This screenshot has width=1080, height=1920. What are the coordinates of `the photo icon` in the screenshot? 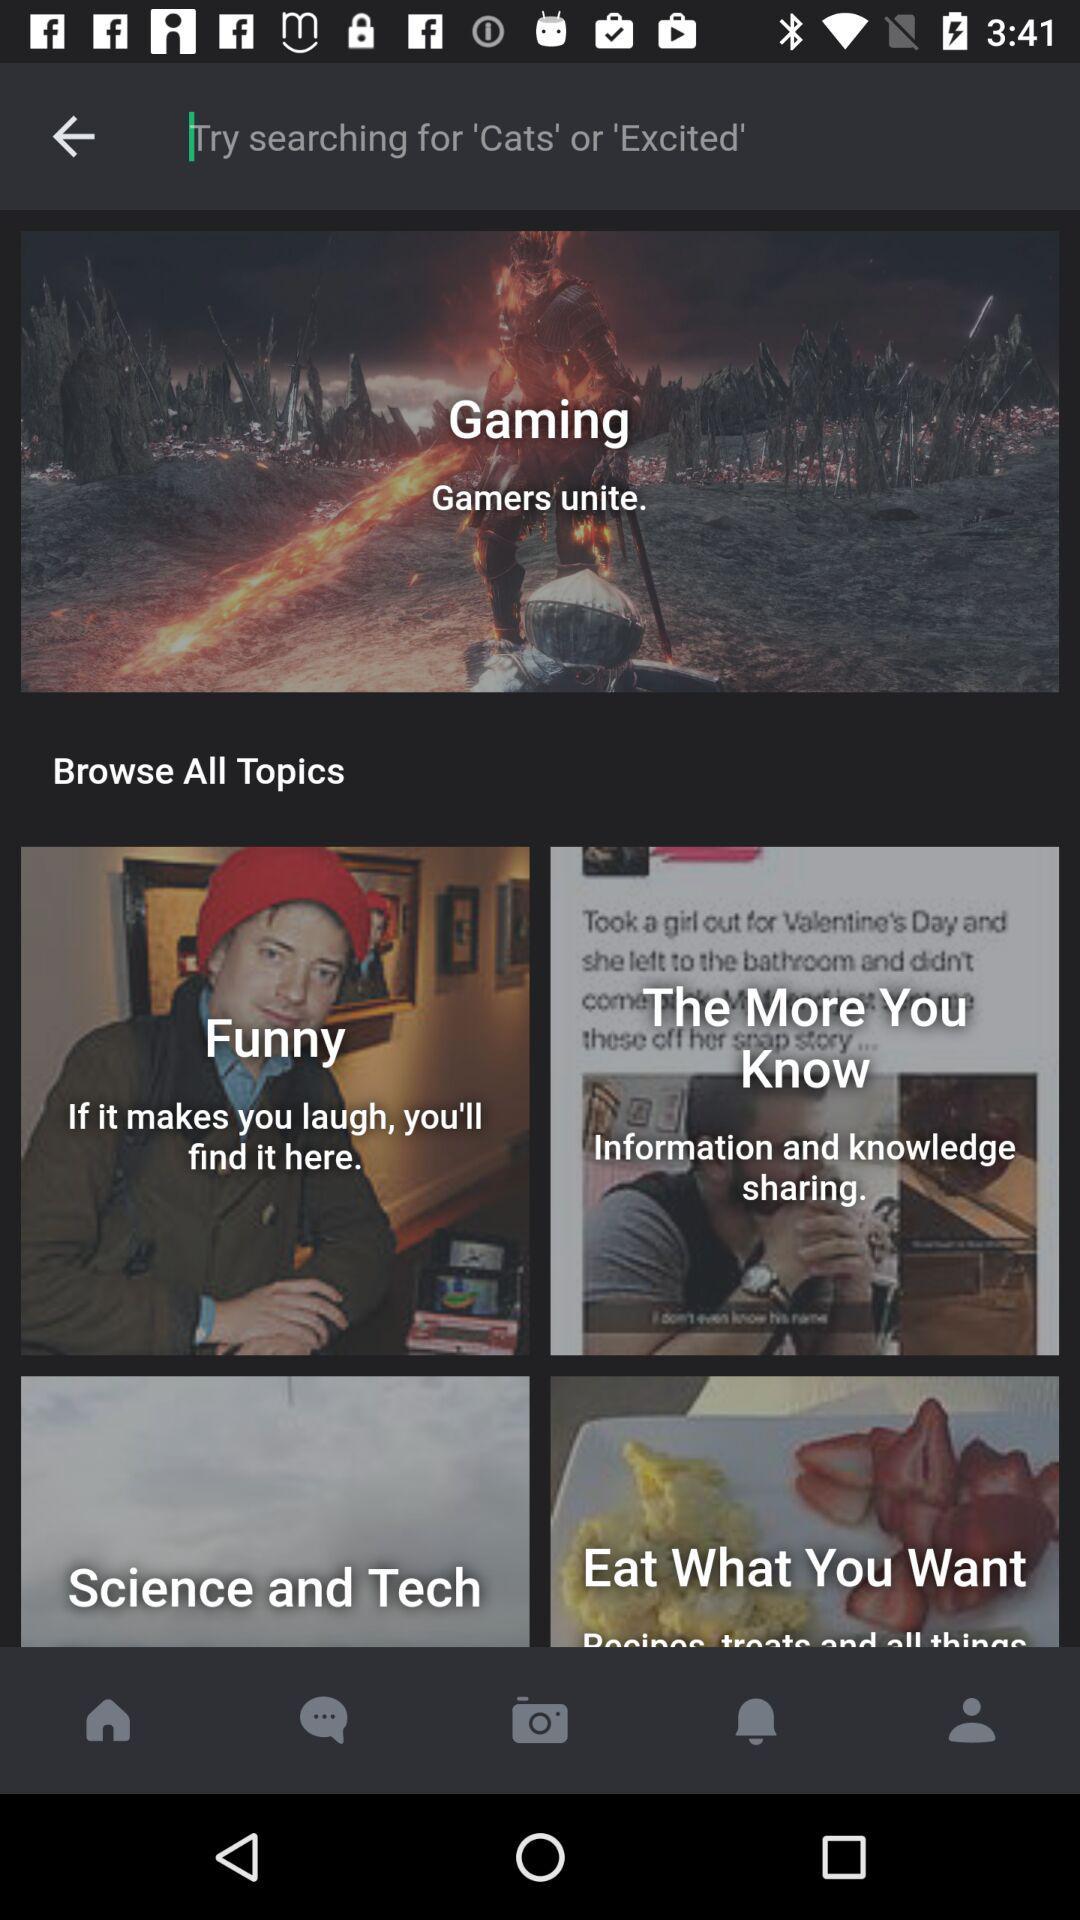 It's located at (540, 1719).